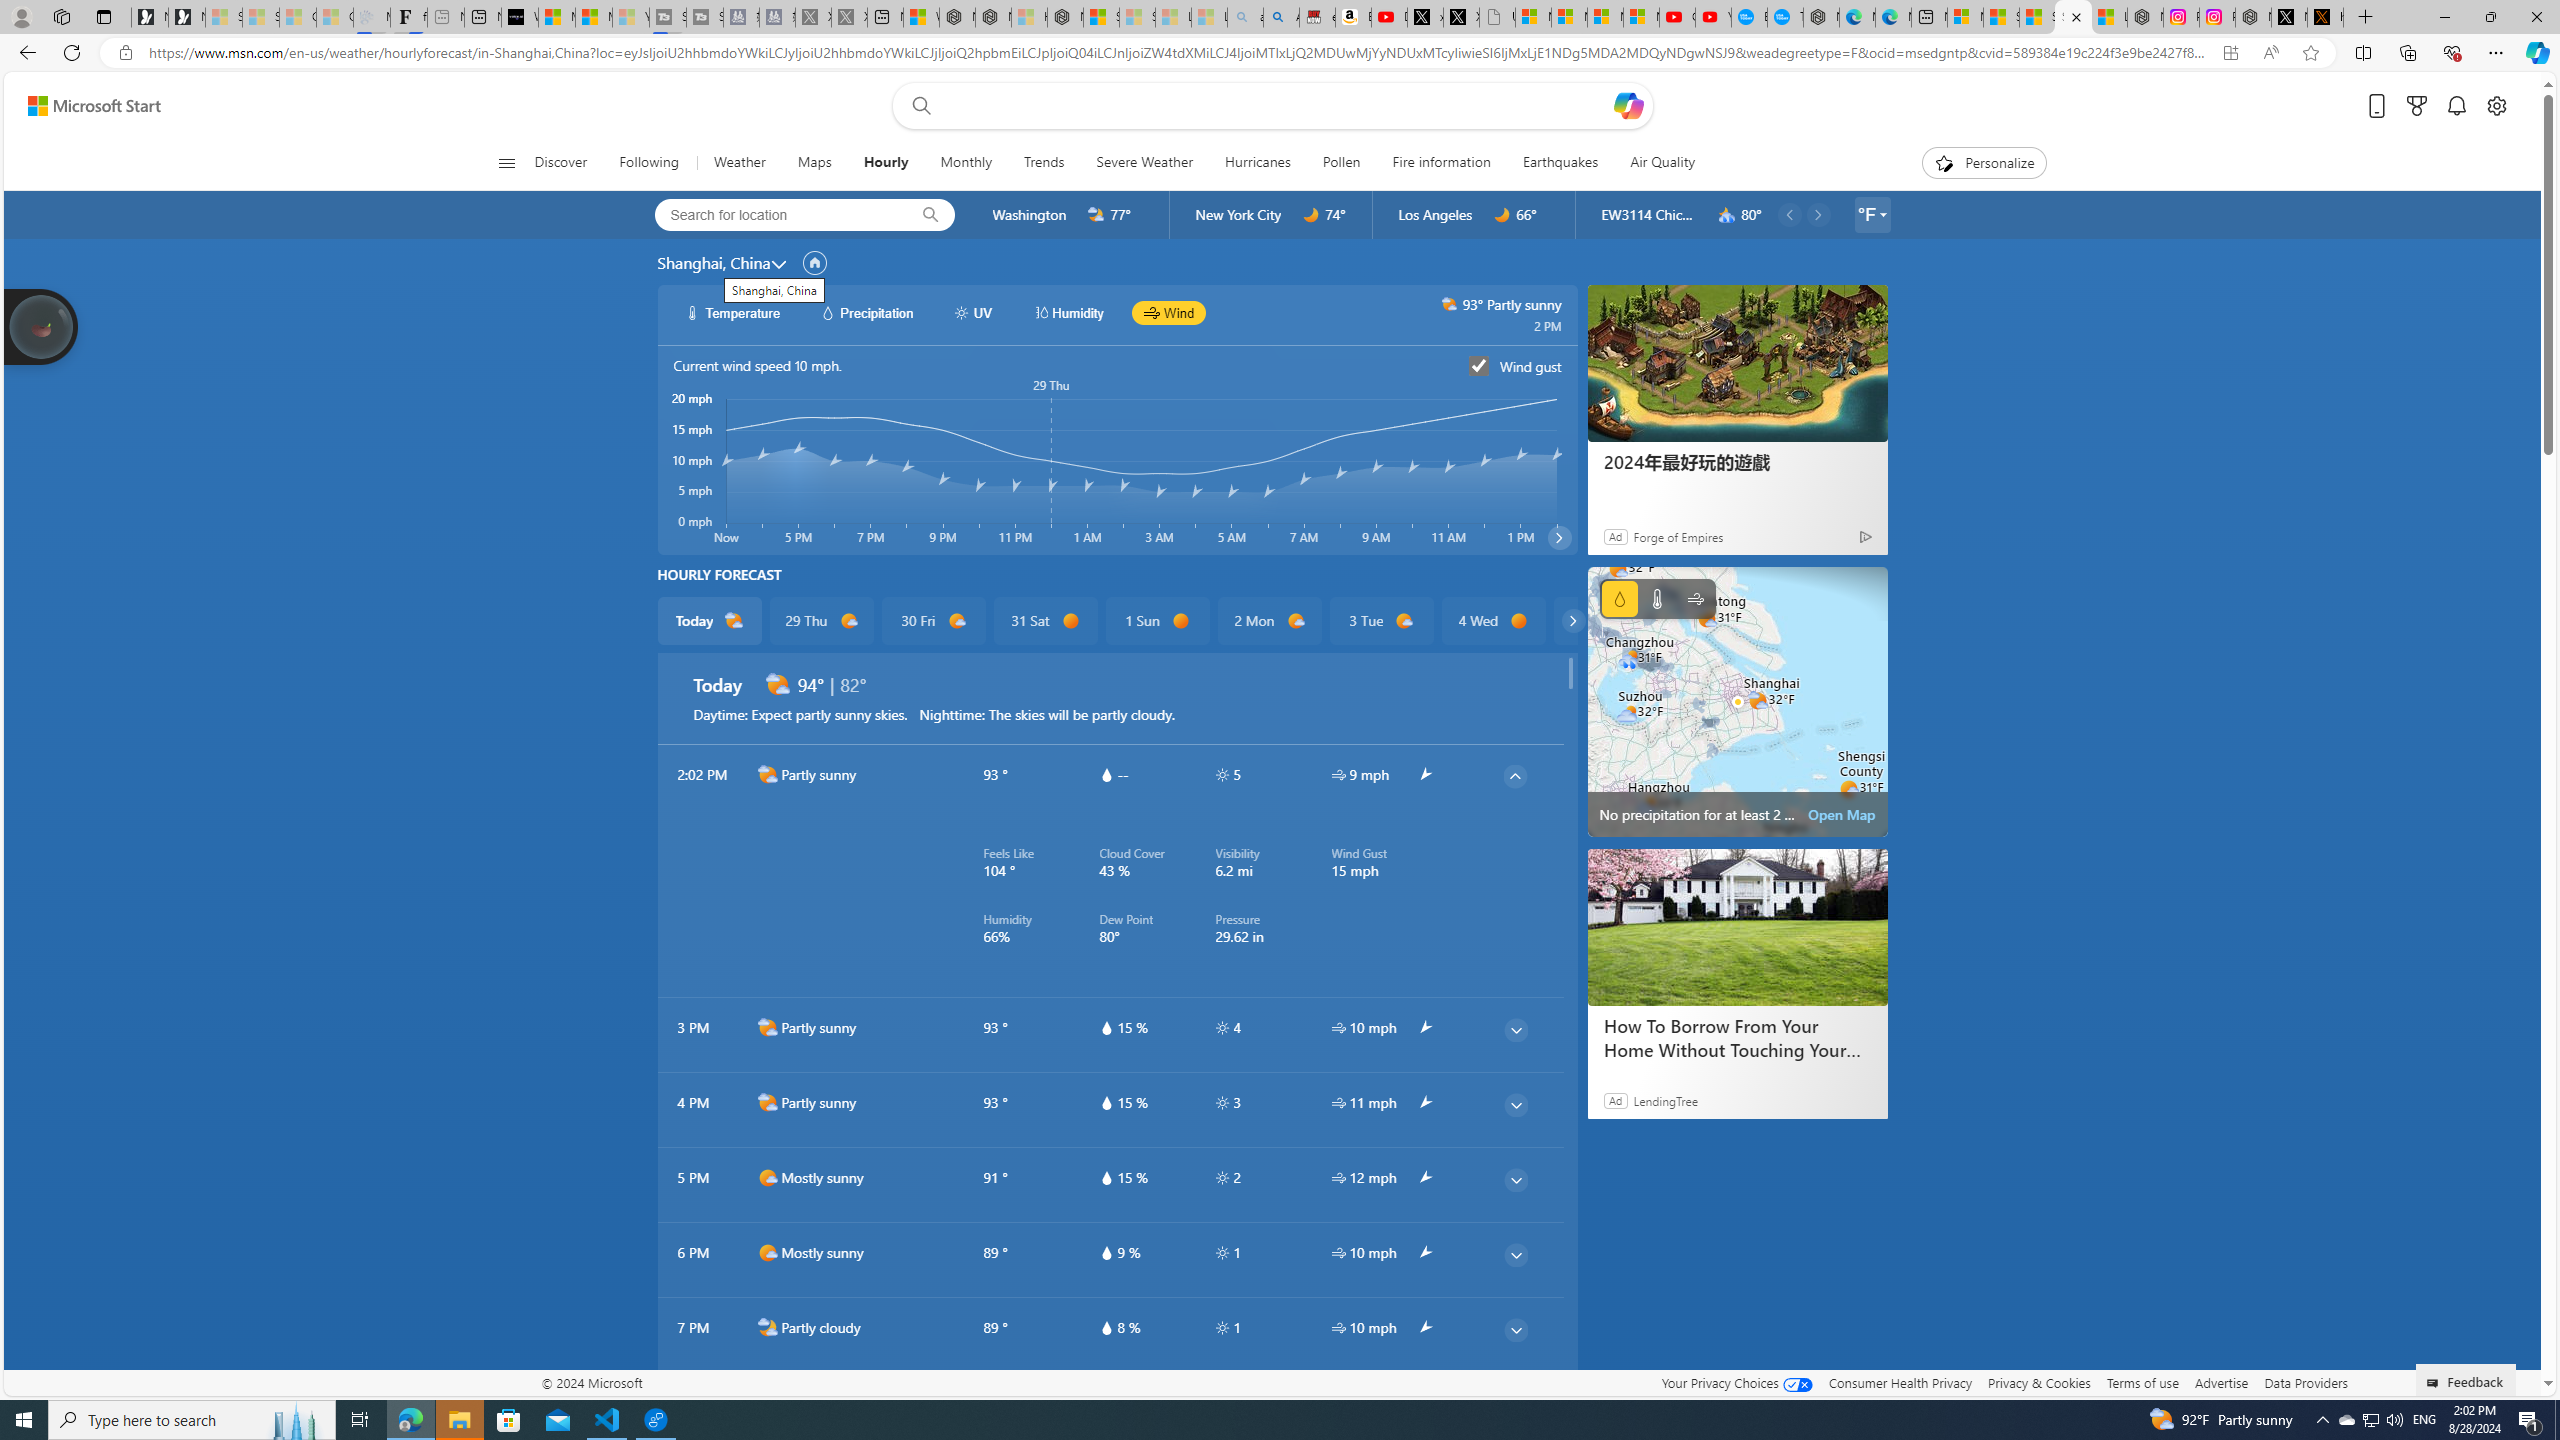 The height and width of the screenshot is (1440, 2560). I want to click on 'Pollen', so click(1341, 162).